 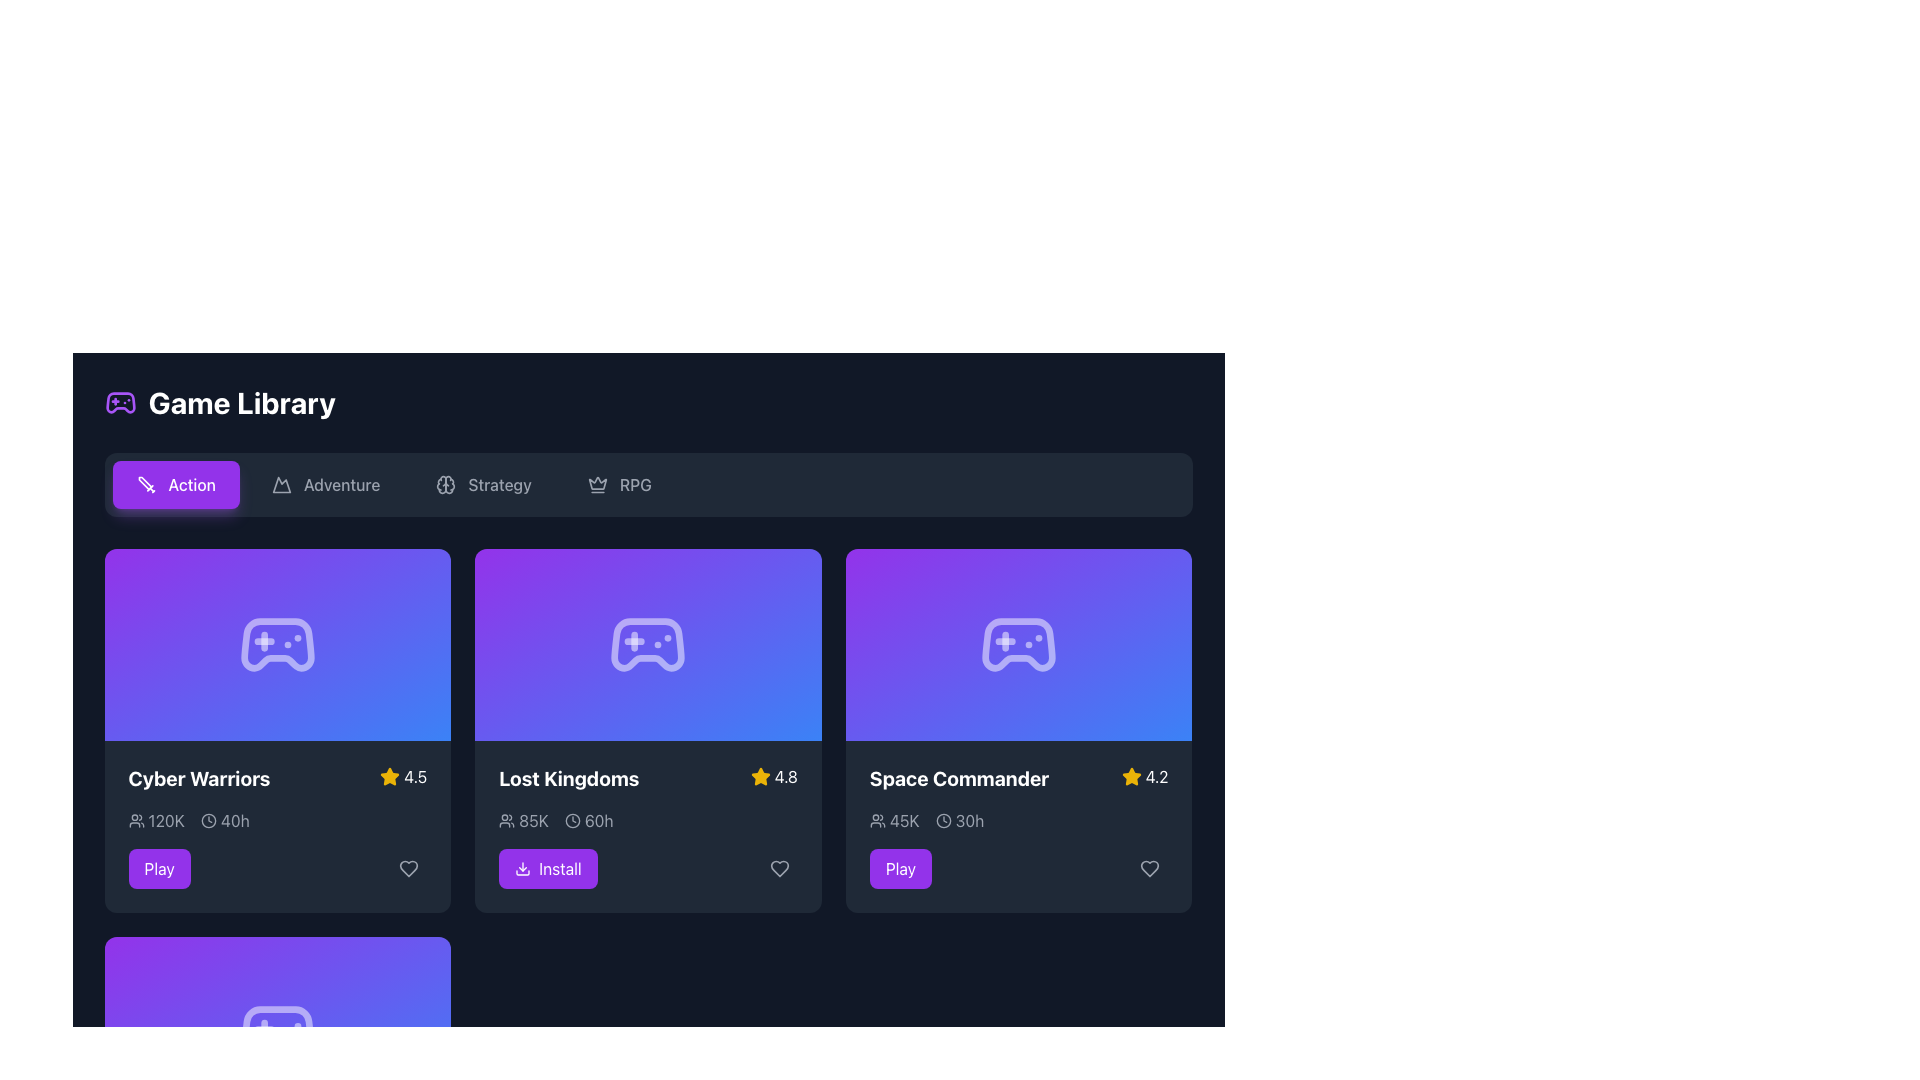 What do you see at coordinates (145, 485) in the screenshot?
I see `the icon representing the 'Action' category located within the button labeled 'Action' at the top left corner of the interface` at bounding box center [145, 485].